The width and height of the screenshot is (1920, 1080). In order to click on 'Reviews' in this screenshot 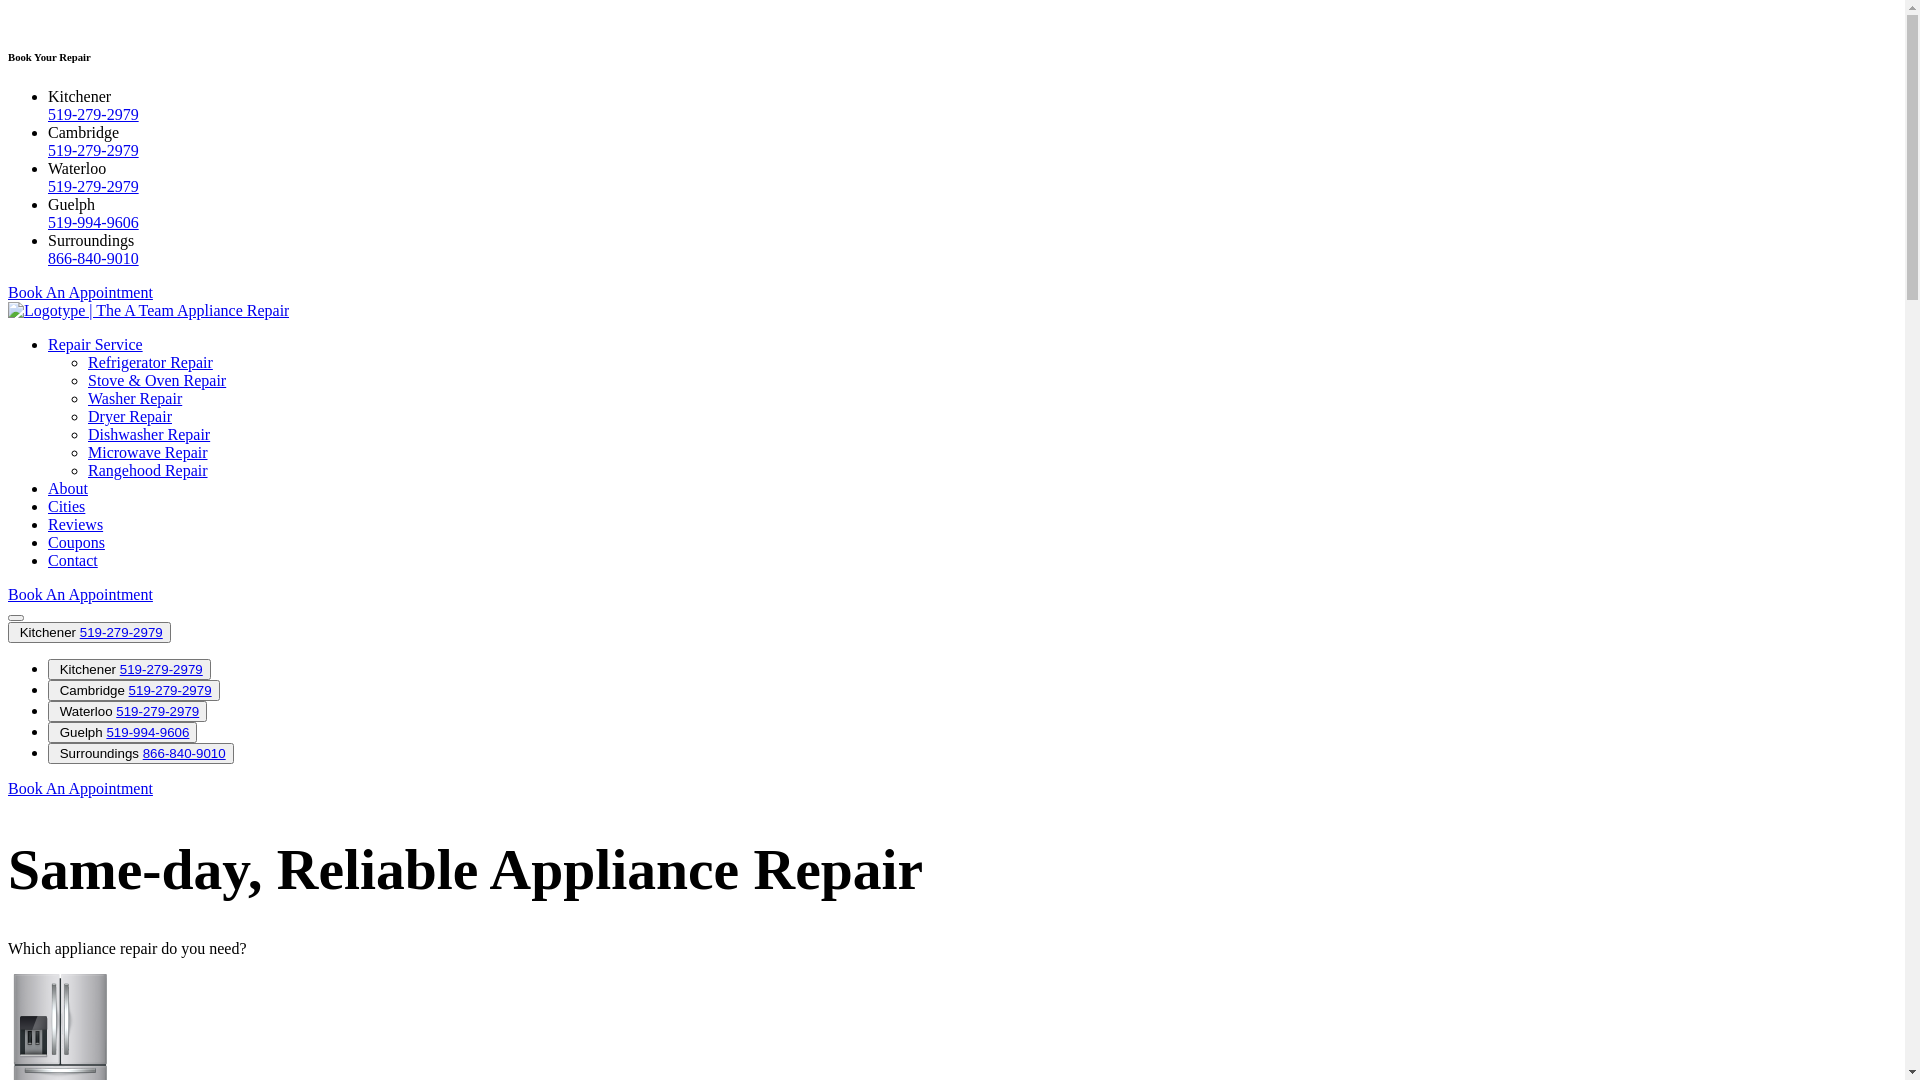, I will do `click(75, 523)`.